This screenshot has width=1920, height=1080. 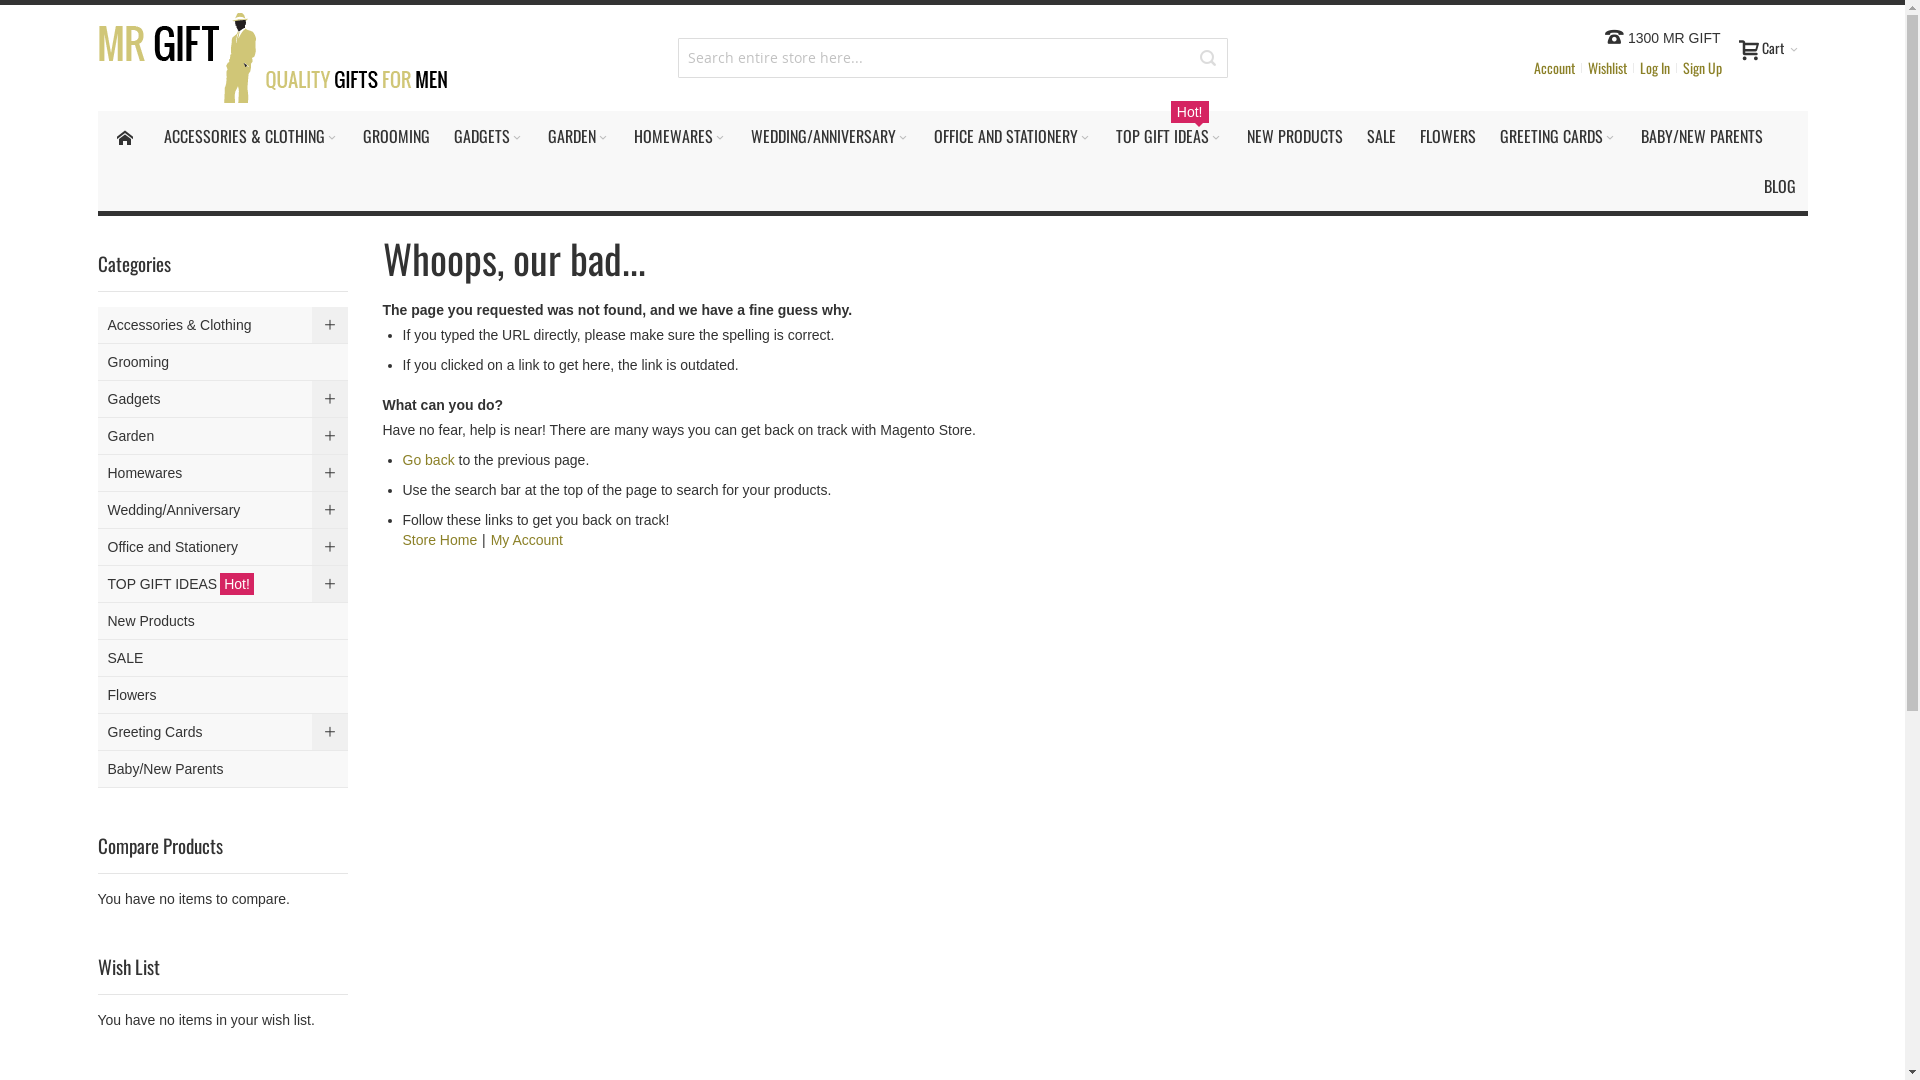 What do you see at coordinates (1294, 135) in the screenshot?
I see `'NEW PRODUCTS'` at bounding box center [1294, 135].